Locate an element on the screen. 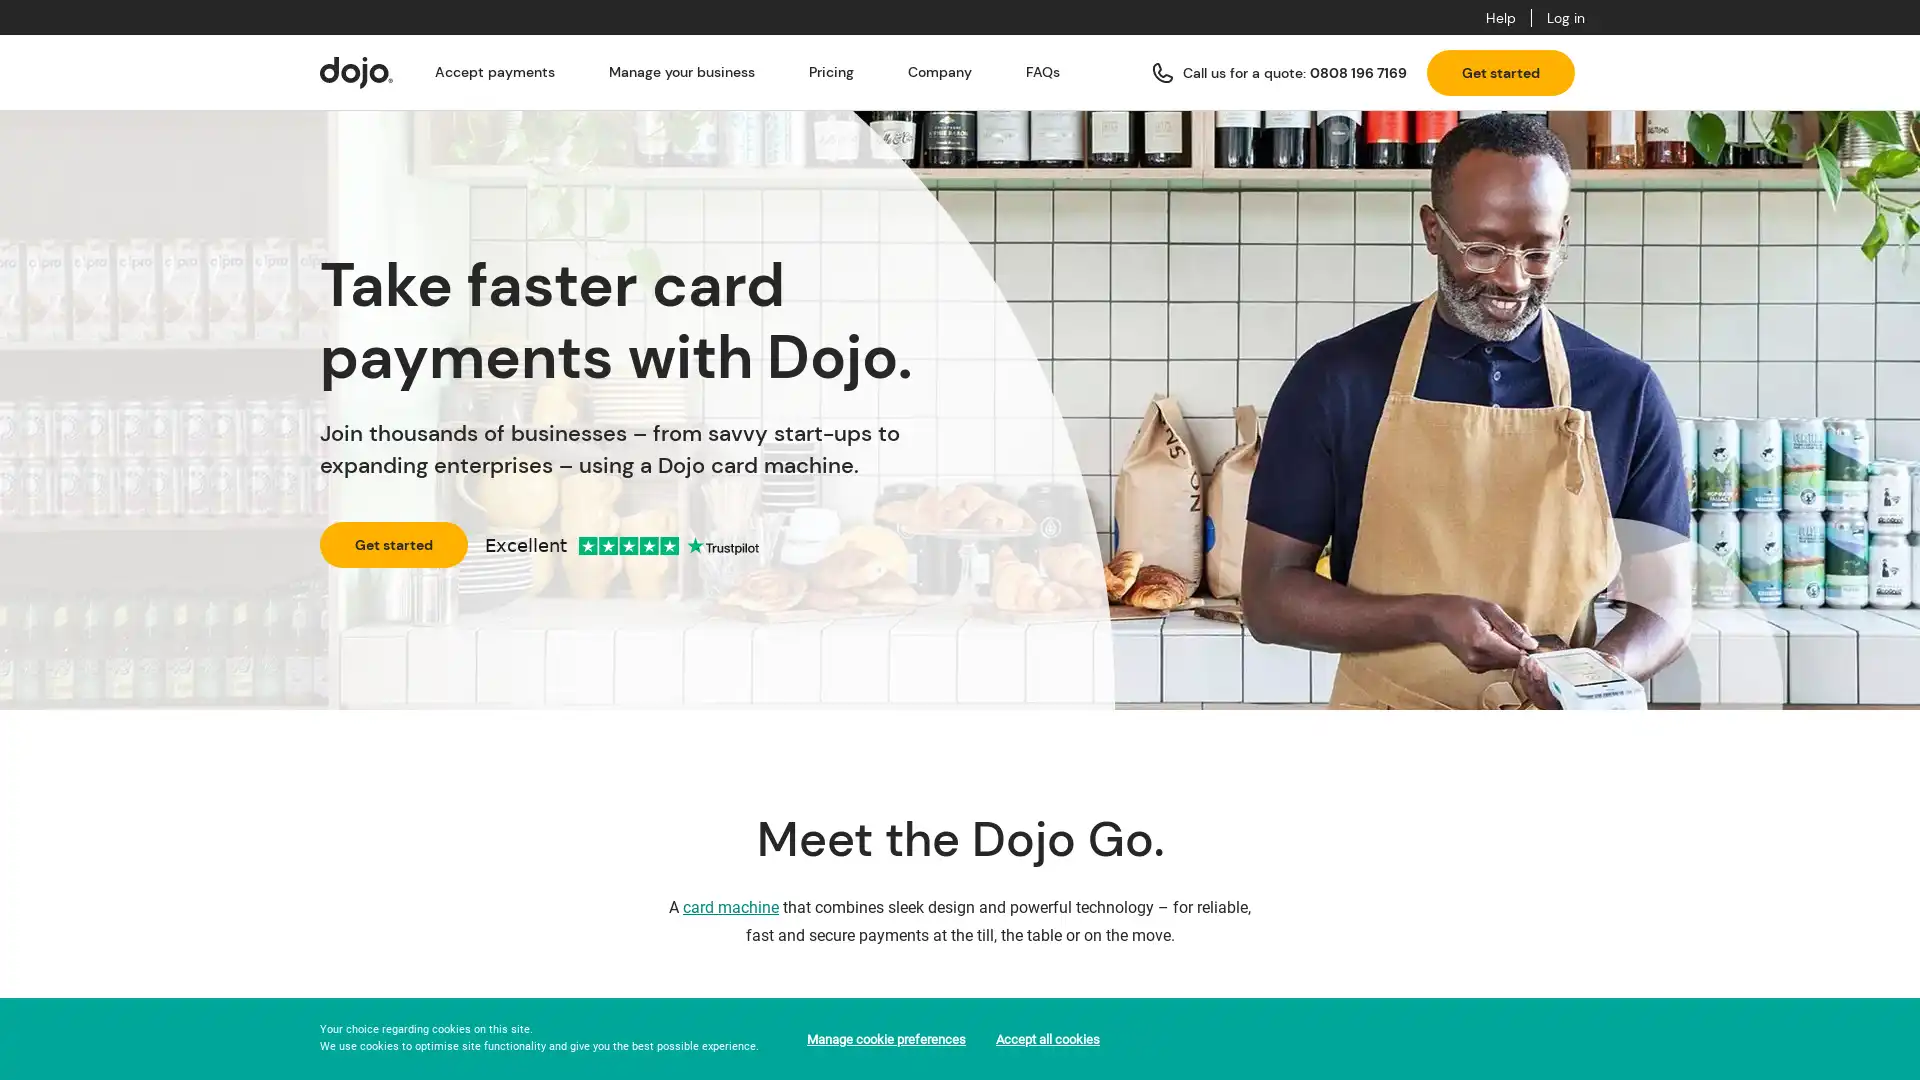  Manage cookie preferences is located at coordinates (885, 1037).